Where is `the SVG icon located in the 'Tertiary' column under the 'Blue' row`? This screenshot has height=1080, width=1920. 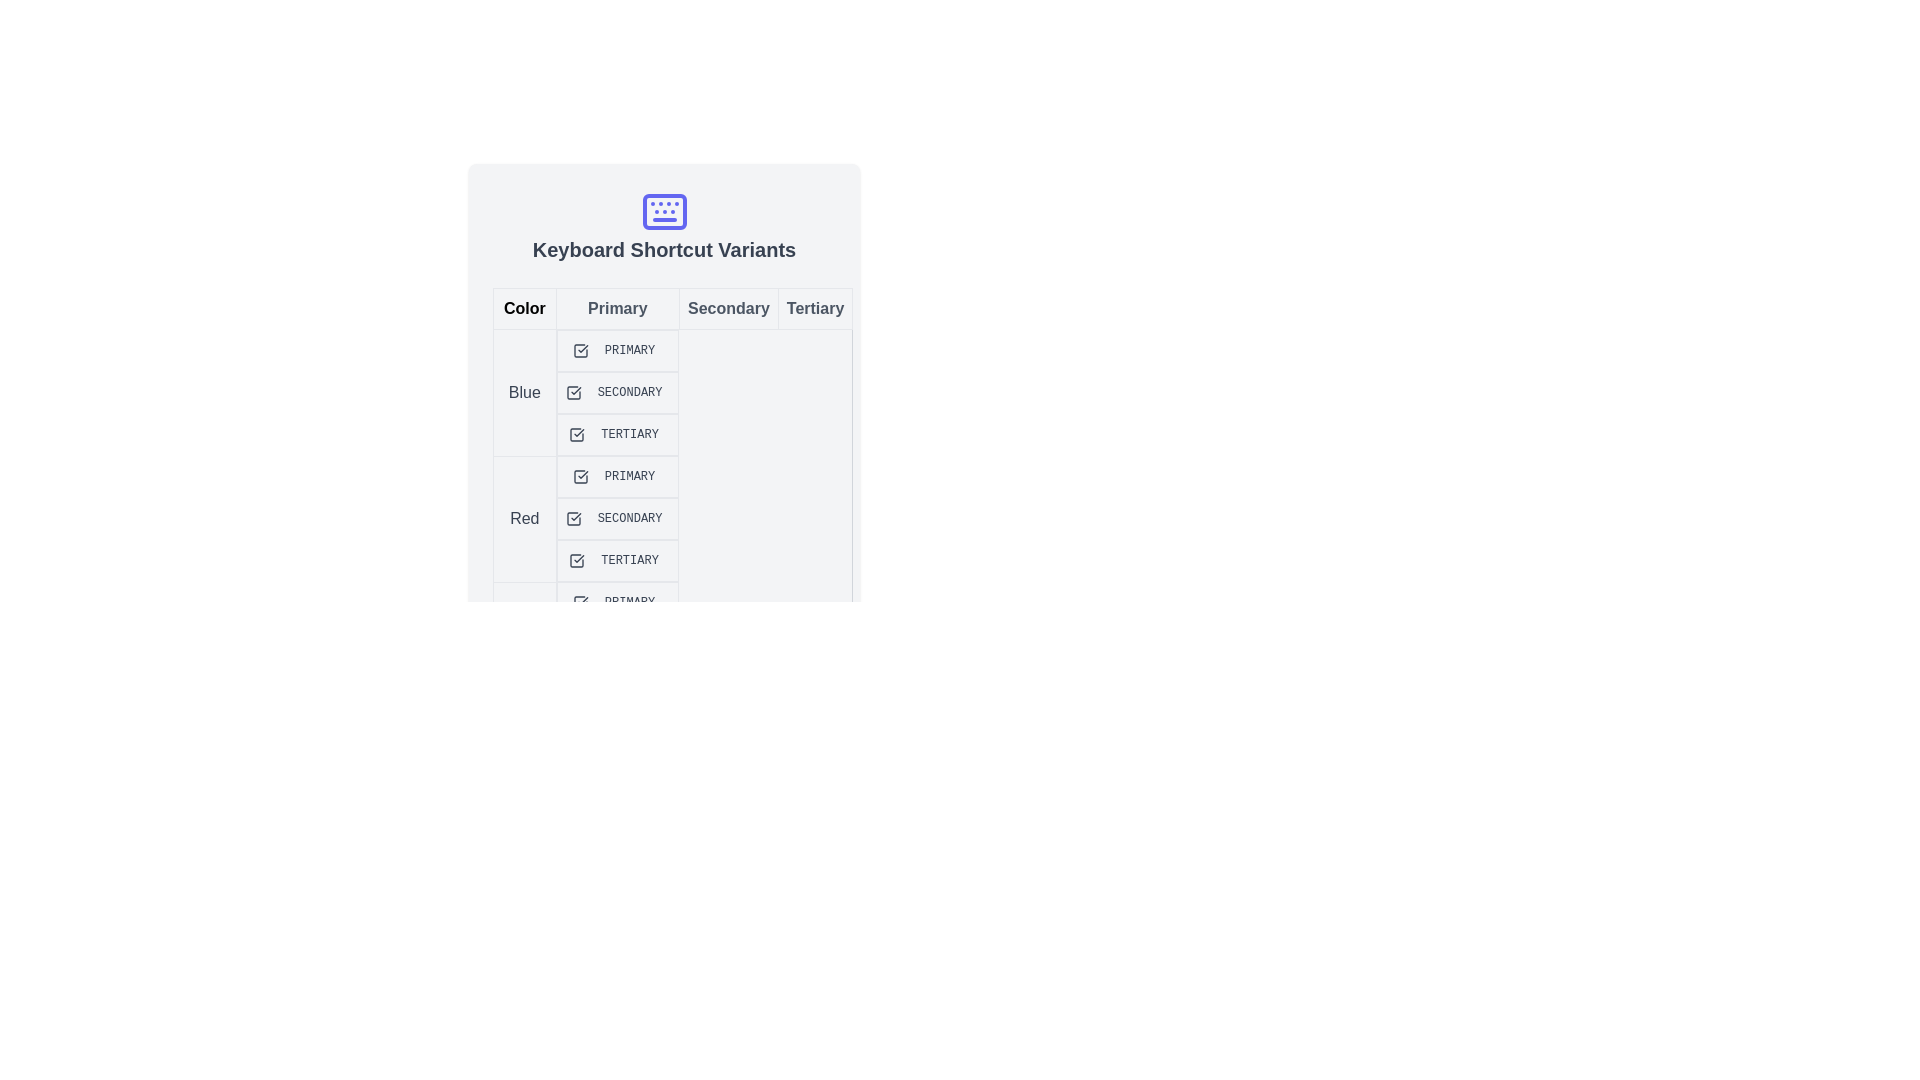 the SVG icon located in the 'Tertiary' column under the 'Blue' row is located at coordinates (576, 434).